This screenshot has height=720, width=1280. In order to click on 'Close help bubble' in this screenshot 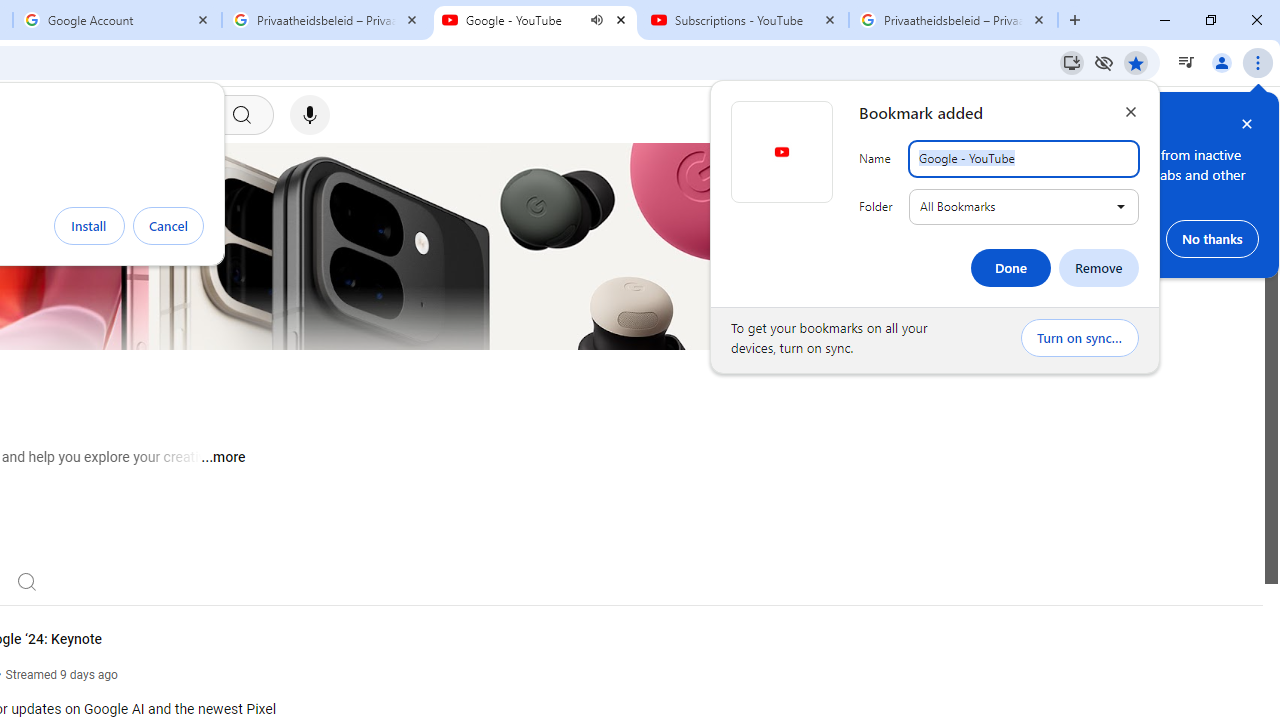, I will do `click(1246, 124)`.